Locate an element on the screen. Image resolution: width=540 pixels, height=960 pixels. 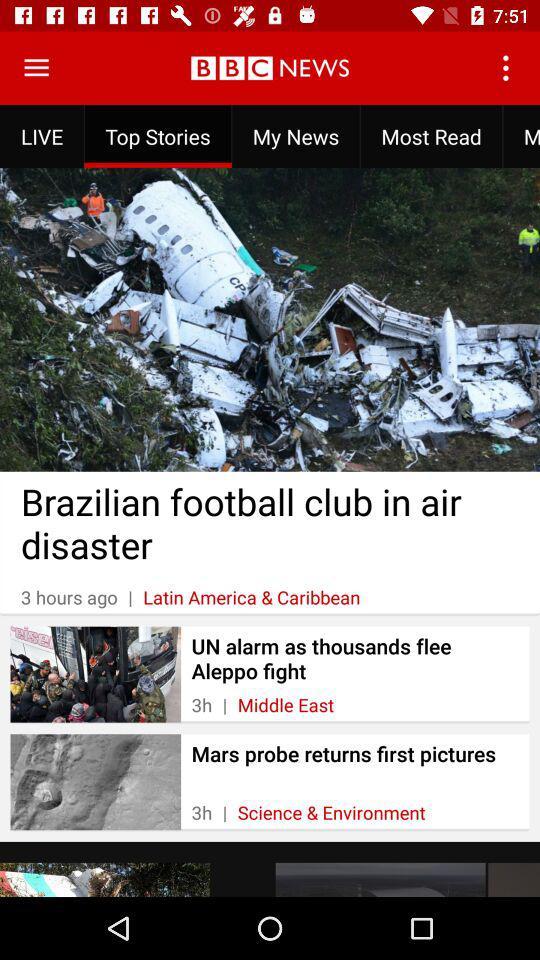
the middle east item is located at coordinates (284, 705).